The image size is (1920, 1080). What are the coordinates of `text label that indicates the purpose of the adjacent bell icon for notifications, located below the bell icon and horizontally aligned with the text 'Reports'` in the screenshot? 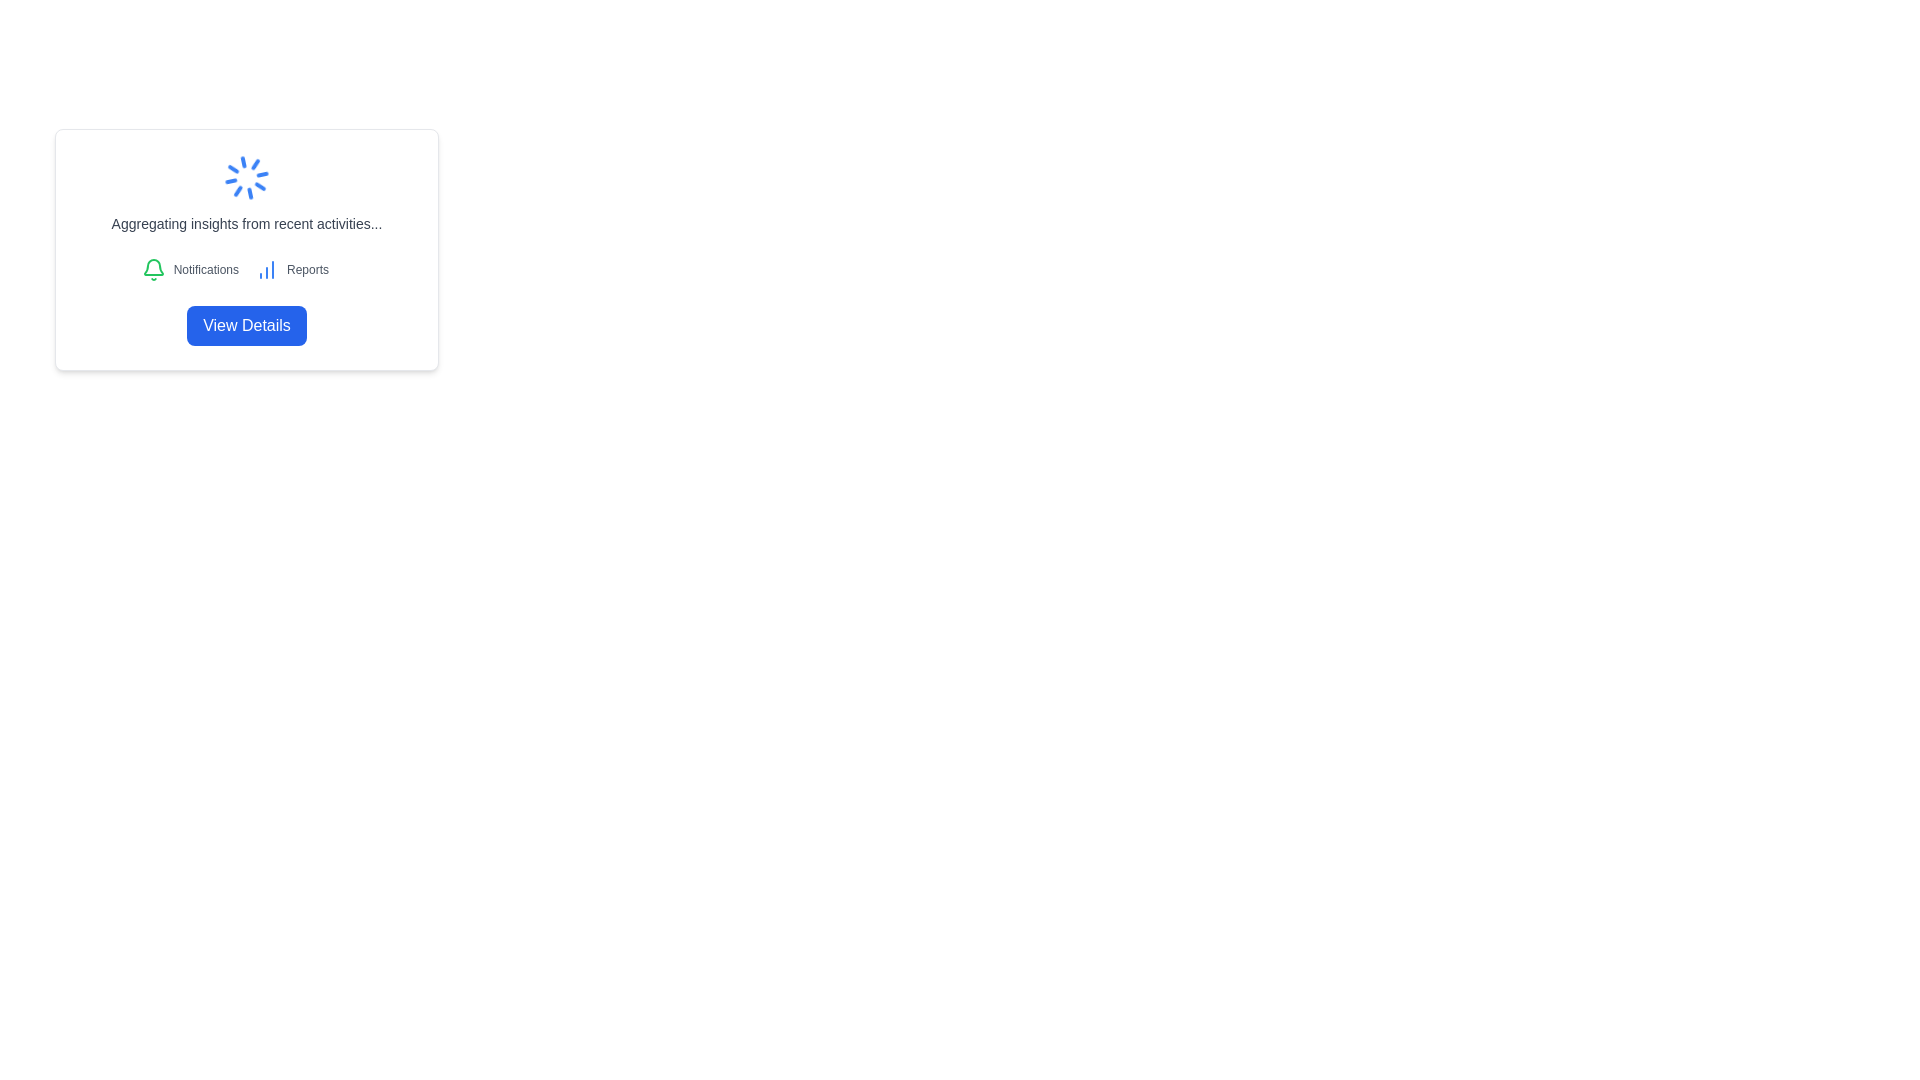 It's located at (206, 270).